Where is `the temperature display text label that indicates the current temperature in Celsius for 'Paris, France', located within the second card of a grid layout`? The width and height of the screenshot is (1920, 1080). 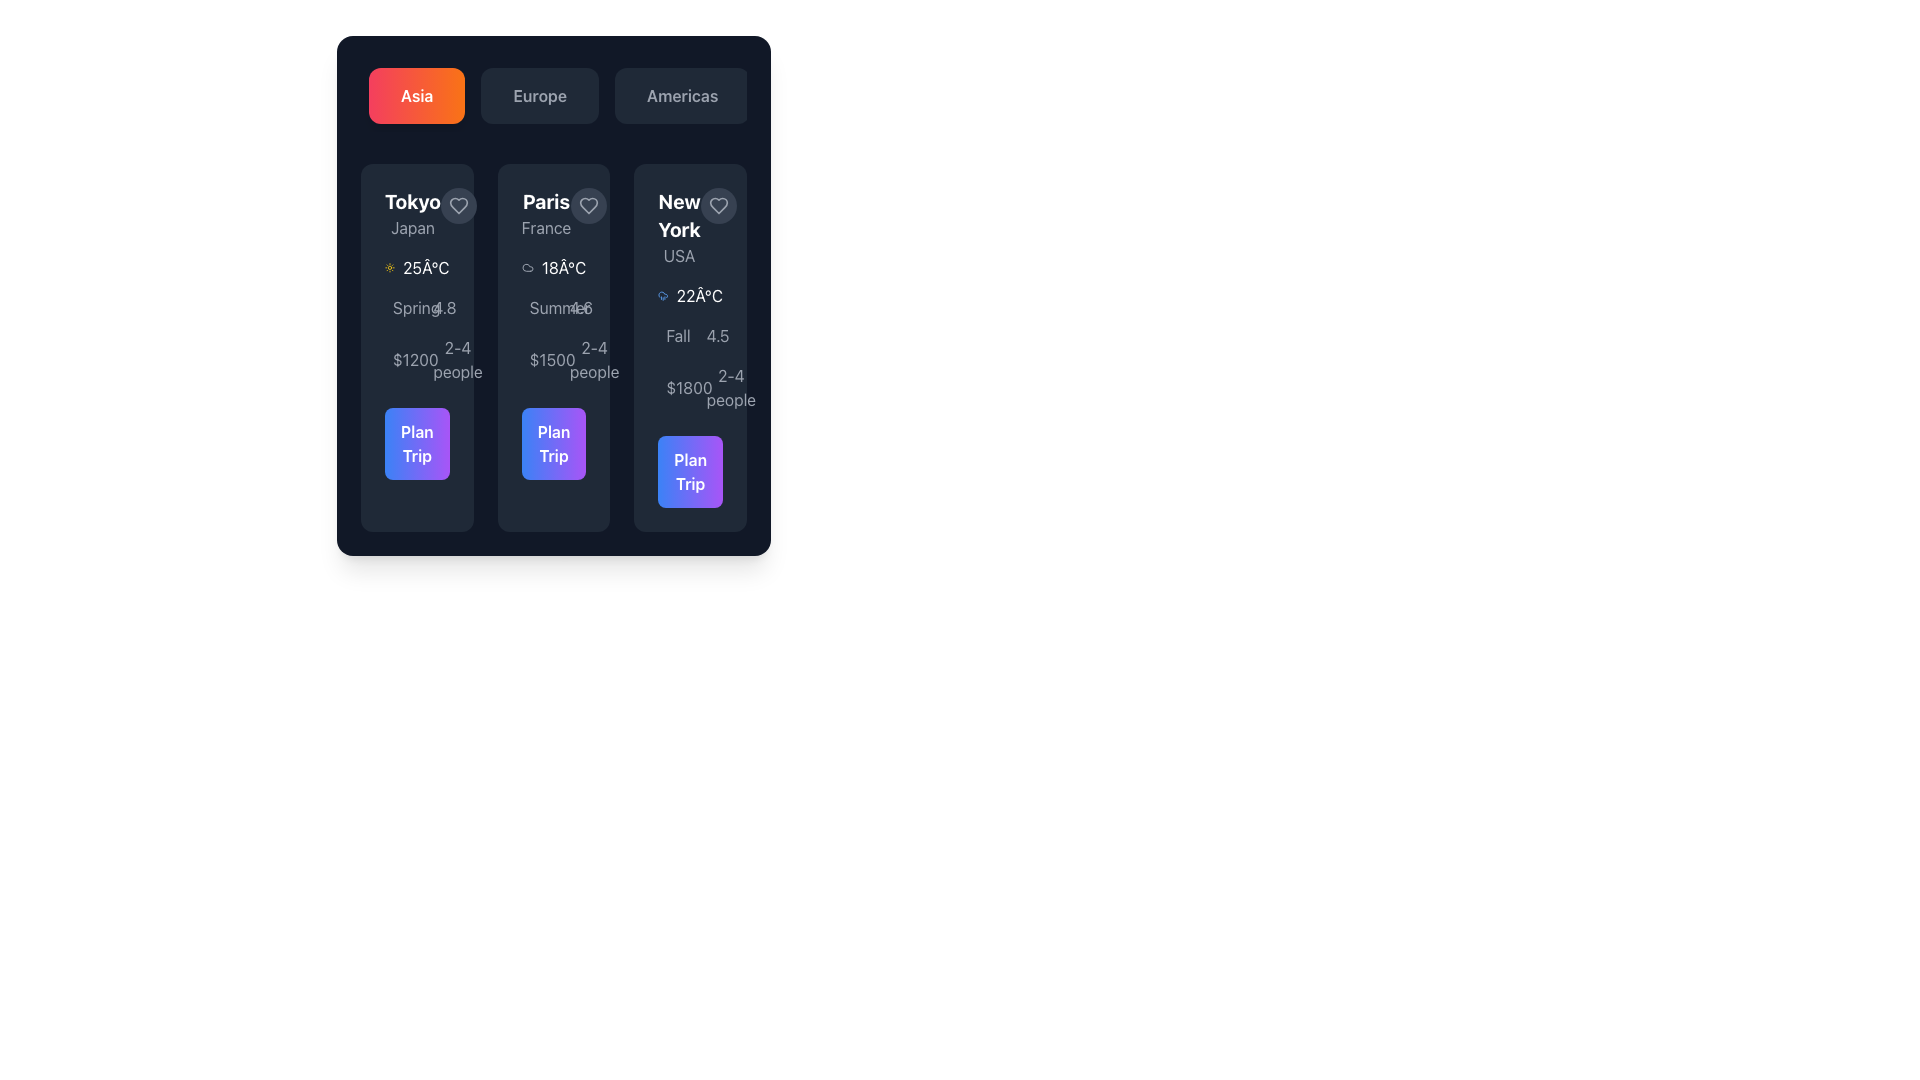
the temperature display text label that indicates the current temperature in Celsius for 'Paris, France', located within the second card of a grid layout is located at coordinates (563, 266).